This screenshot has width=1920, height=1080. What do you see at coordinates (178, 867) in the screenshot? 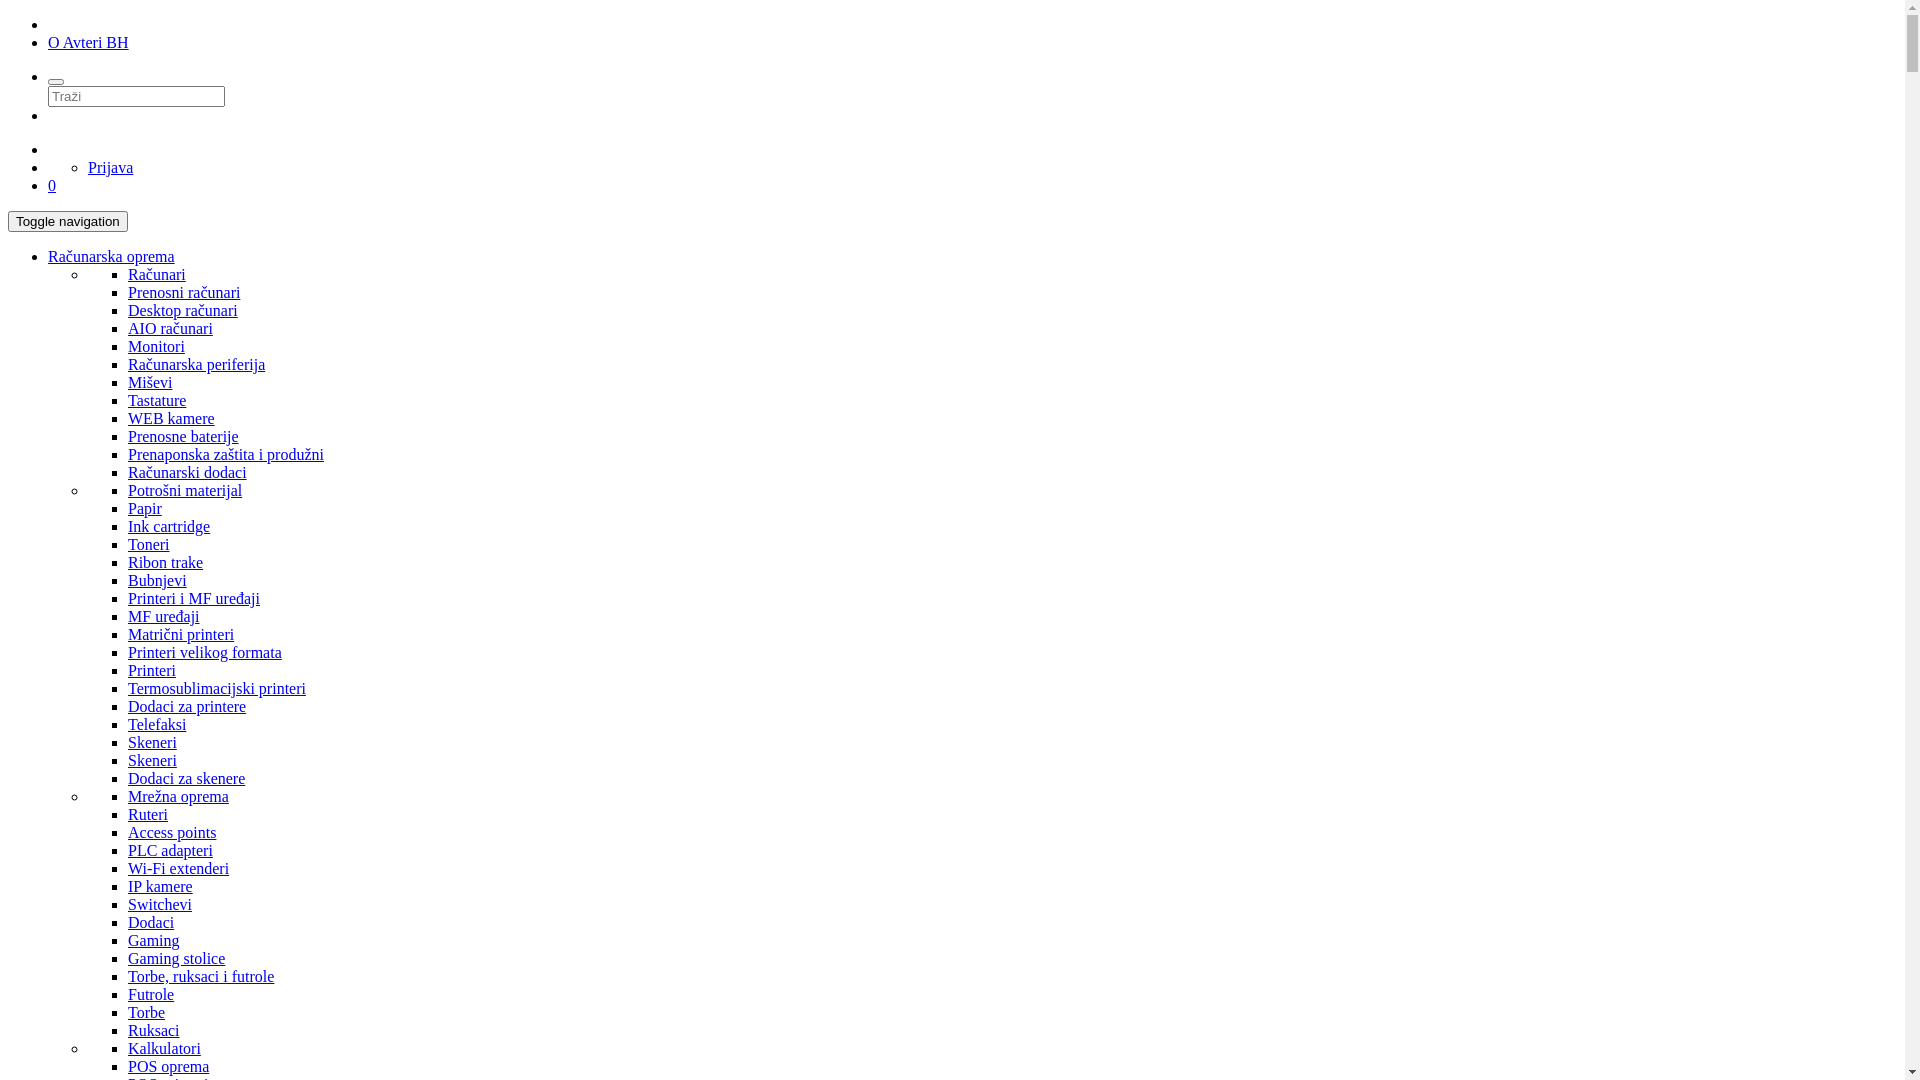
I see `'Wi-Fi extenderi'` at bounding box center [178, 867].